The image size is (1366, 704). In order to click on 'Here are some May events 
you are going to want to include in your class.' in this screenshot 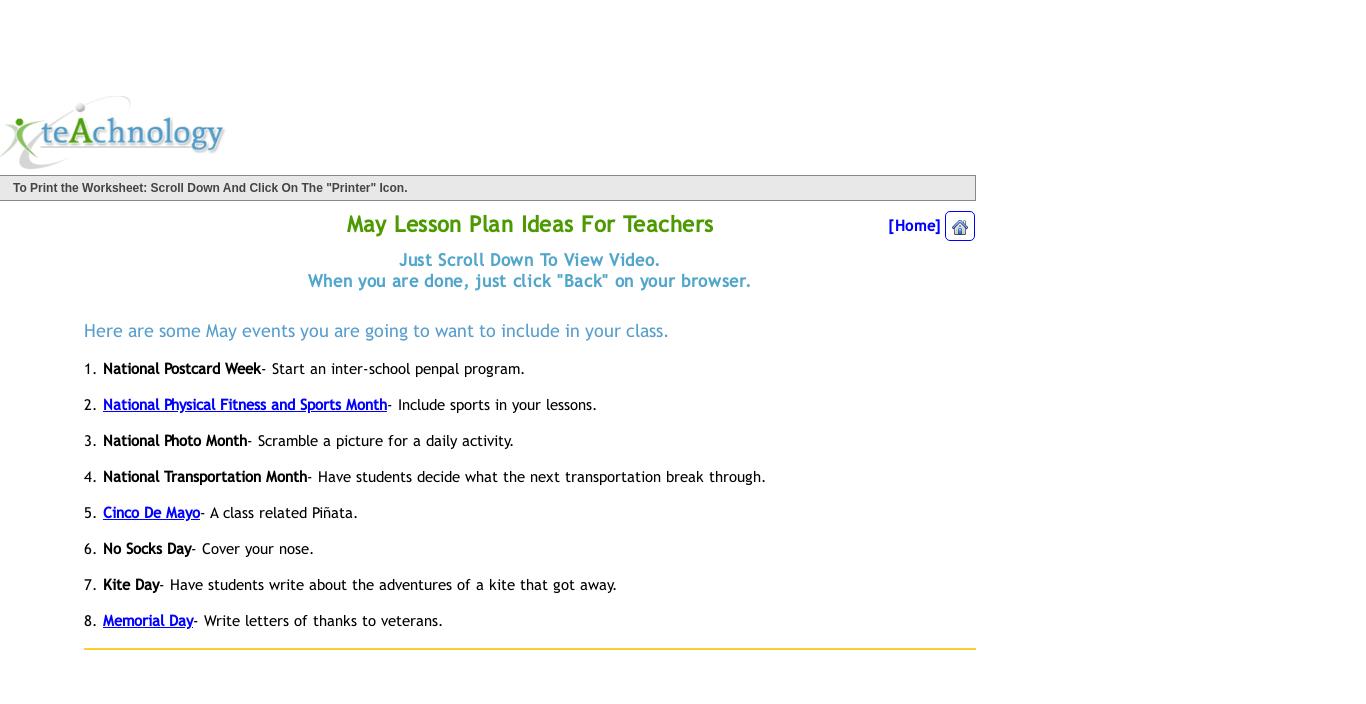, I will do `click(376, 330)`.